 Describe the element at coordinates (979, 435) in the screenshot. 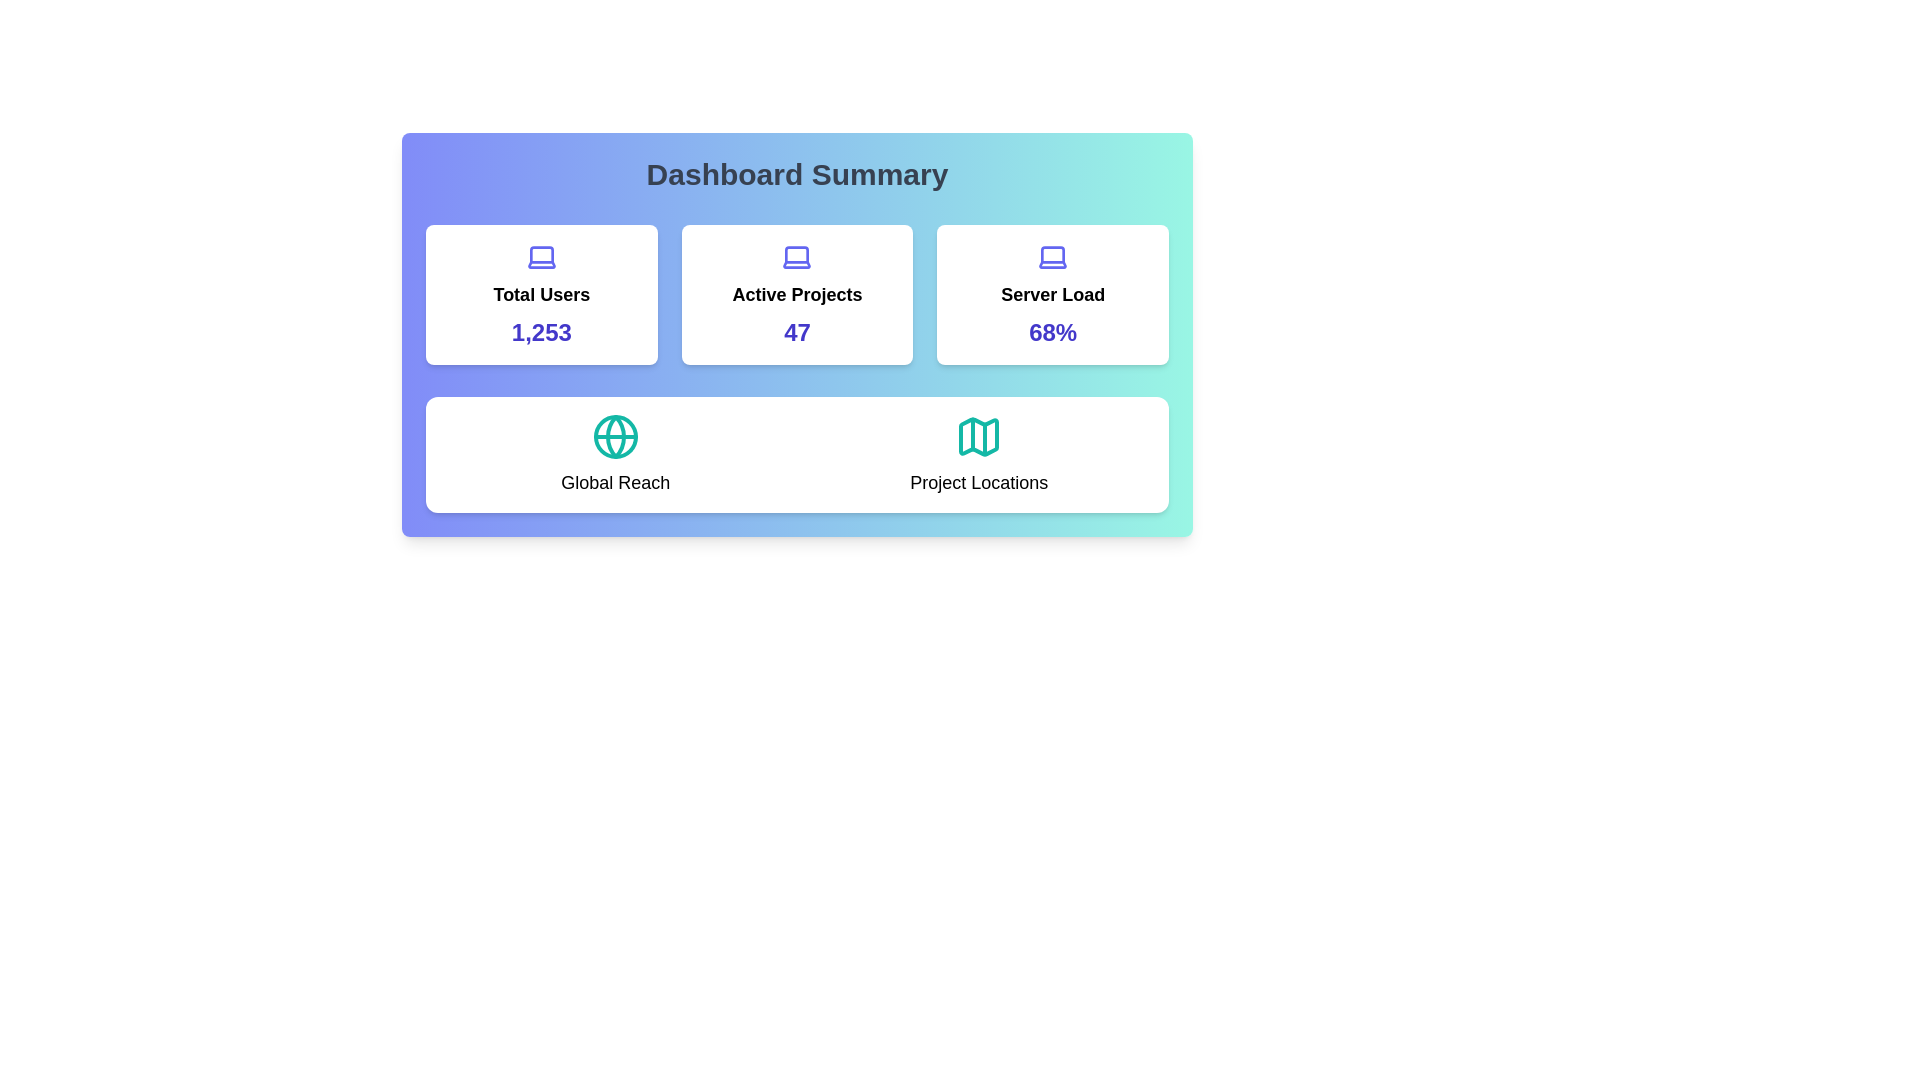

I see `the 'Project Locations' icon located in the bottom-right quadrant of the dashboard, adjacent to the 'Global Reach' icon` at that location.